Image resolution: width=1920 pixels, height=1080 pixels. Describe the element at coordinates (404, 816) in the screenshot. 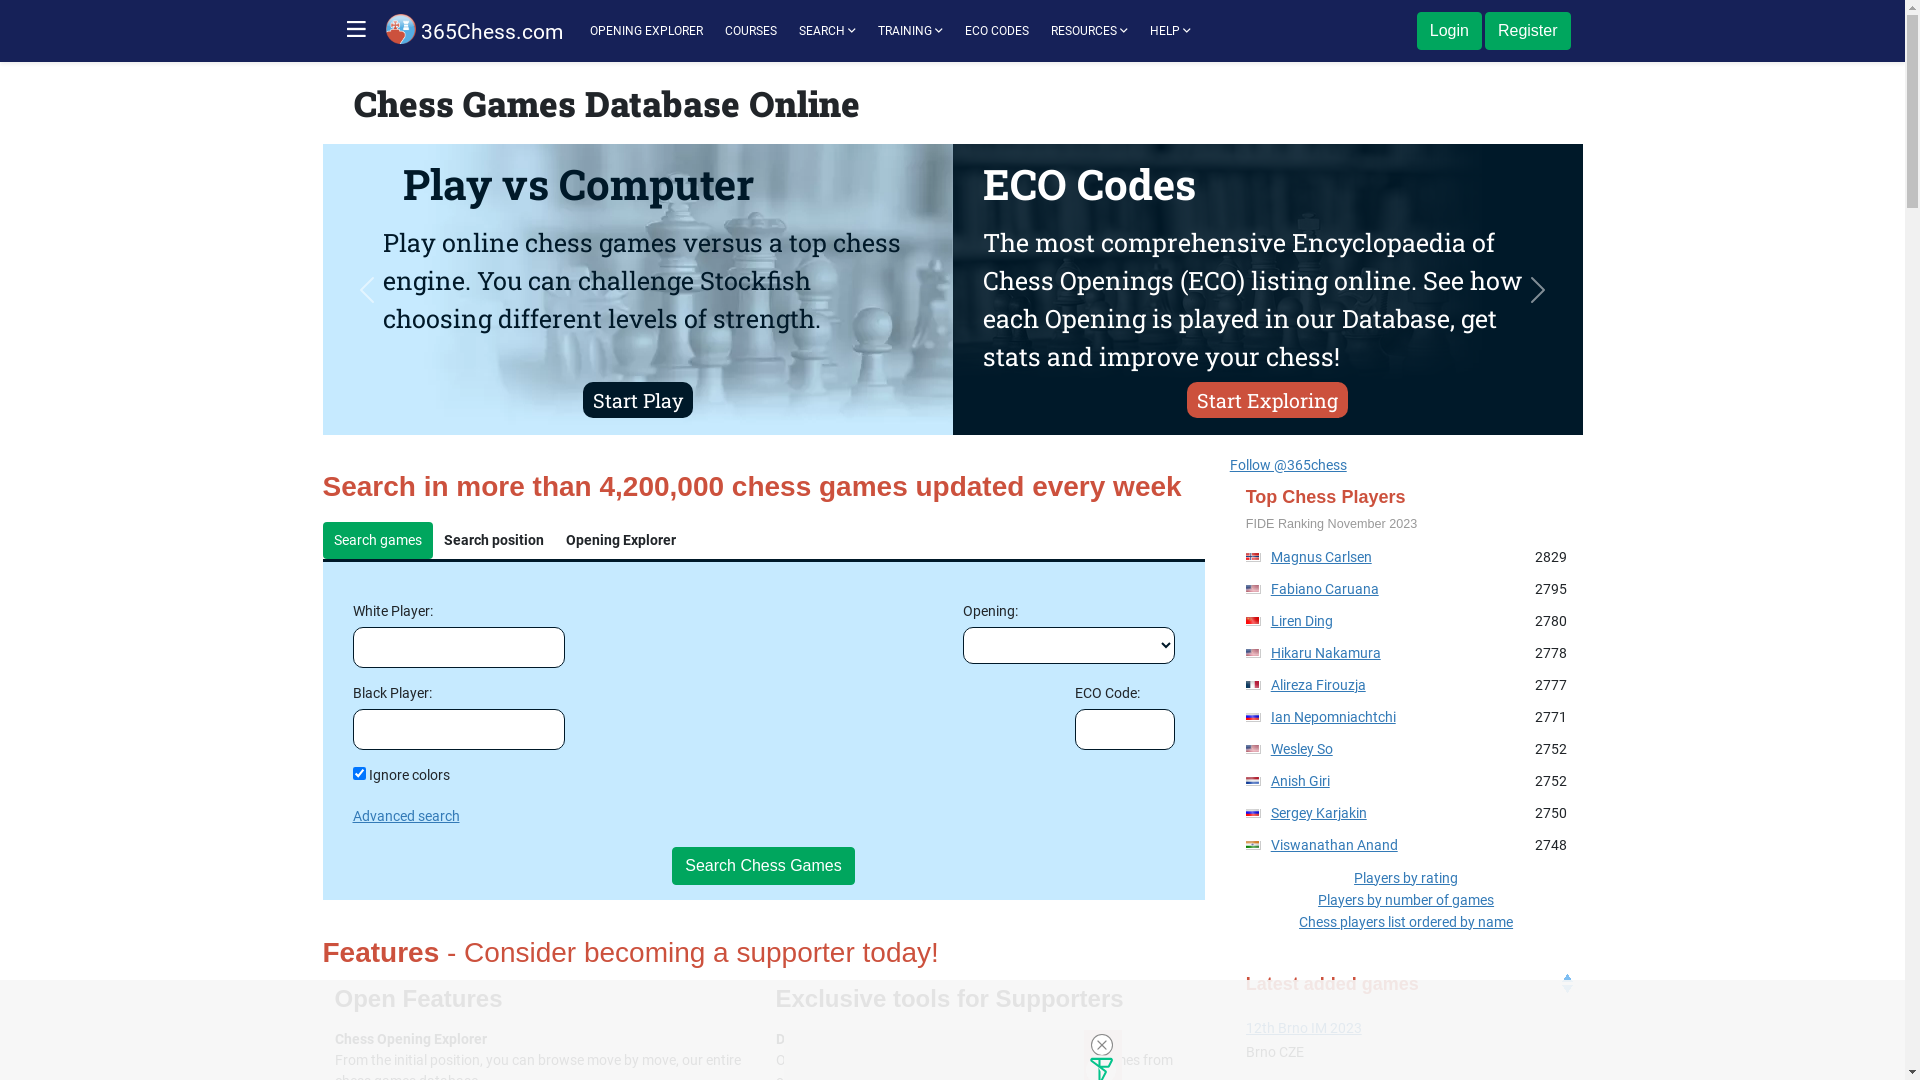

I see `'Advanced search'` at that location.